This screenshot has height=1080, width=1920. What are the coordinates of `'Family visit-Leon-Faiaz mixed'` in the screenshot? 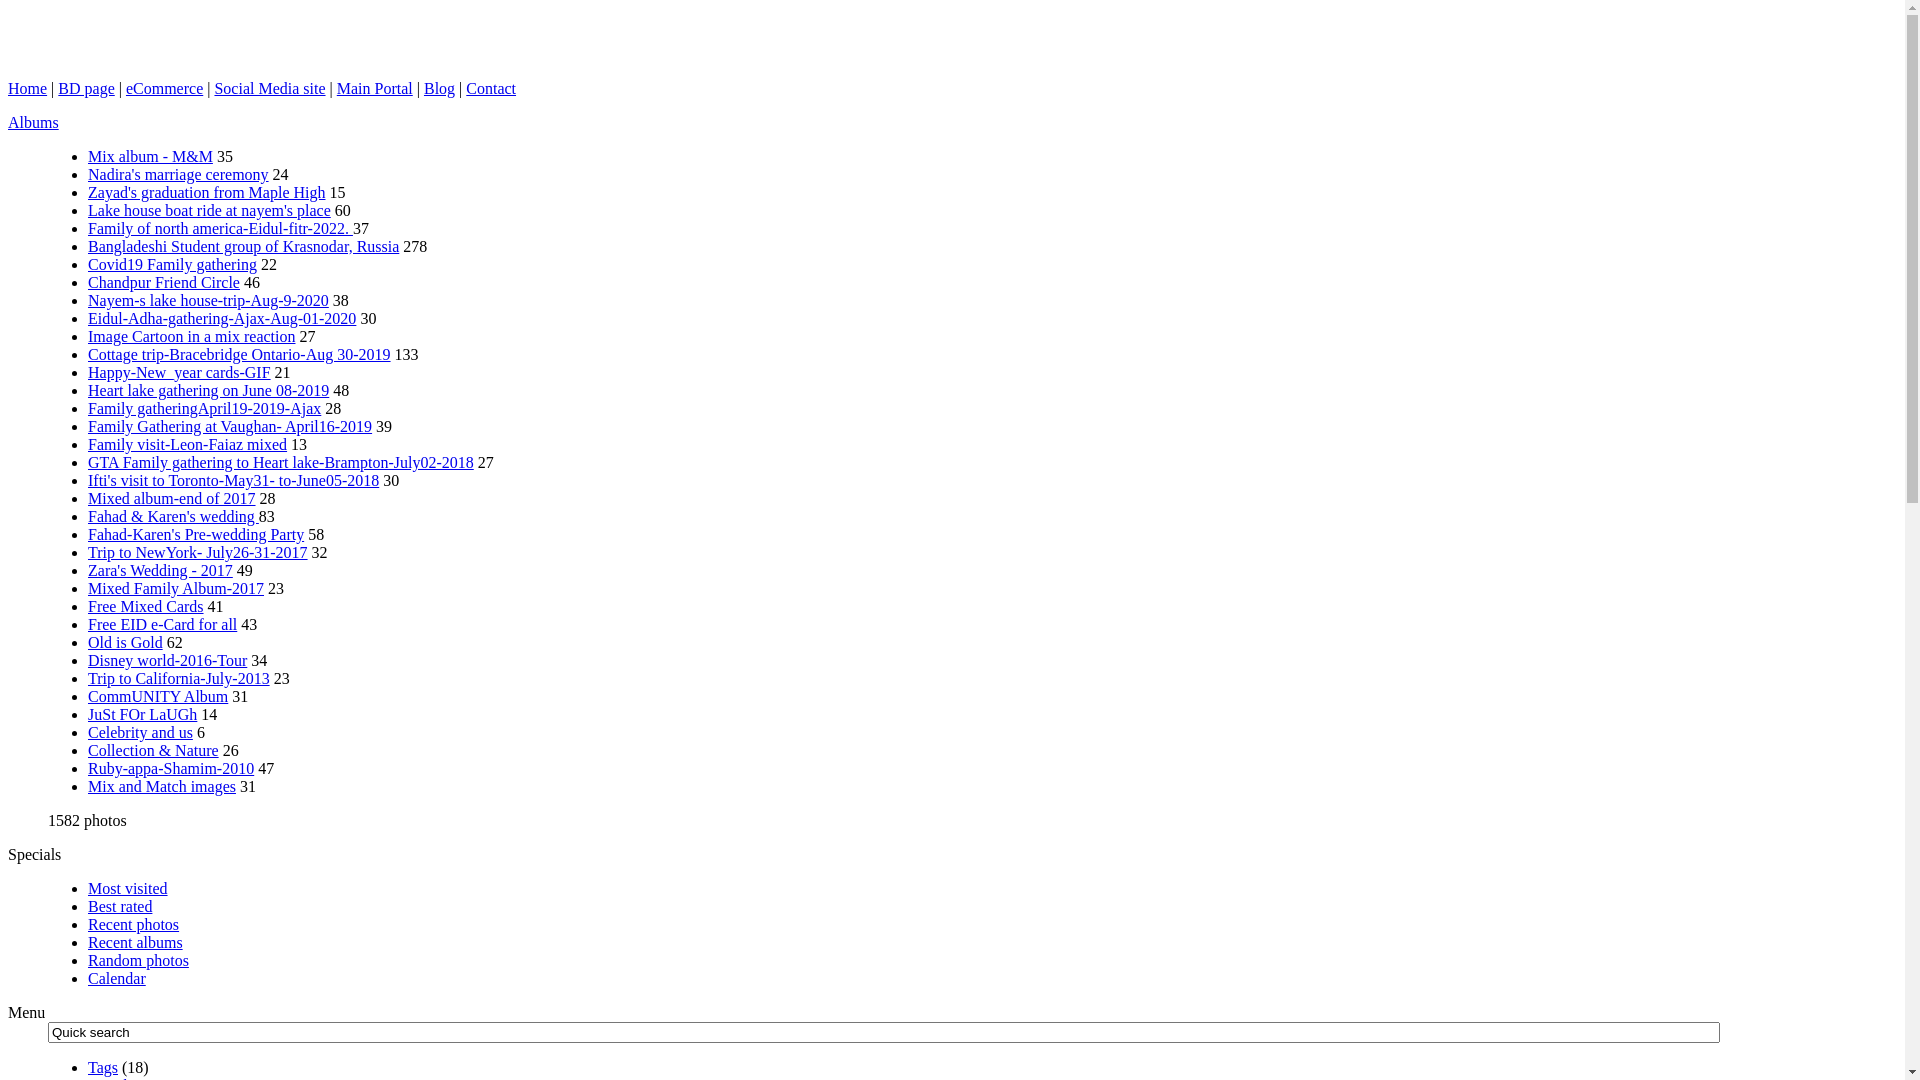 It's located at (86, 443).